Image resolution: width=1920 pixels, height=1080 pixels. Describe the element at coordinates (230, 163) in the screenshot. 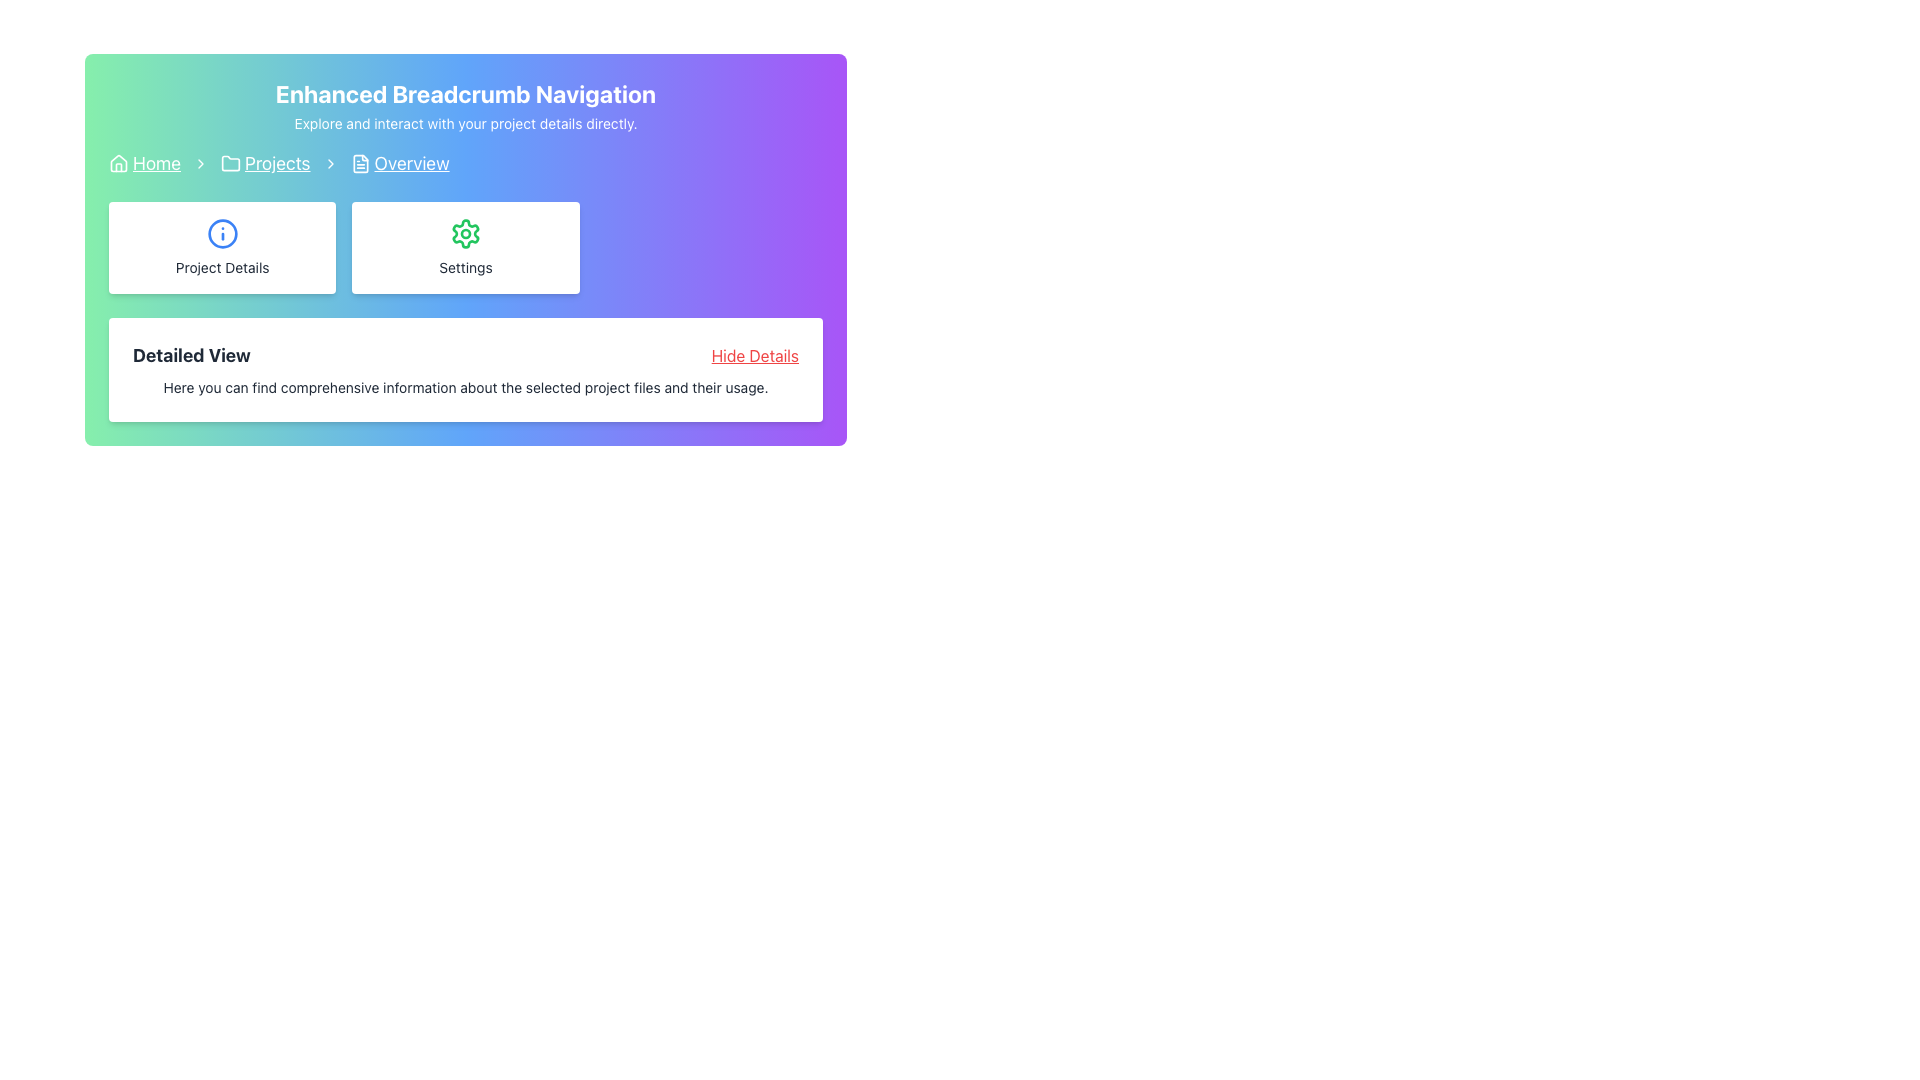

I see `the folder icon located in the breadcrumb navigation bar, to the left of the 'Projects' text link, which serves as a visual aid for navigation` at that location.